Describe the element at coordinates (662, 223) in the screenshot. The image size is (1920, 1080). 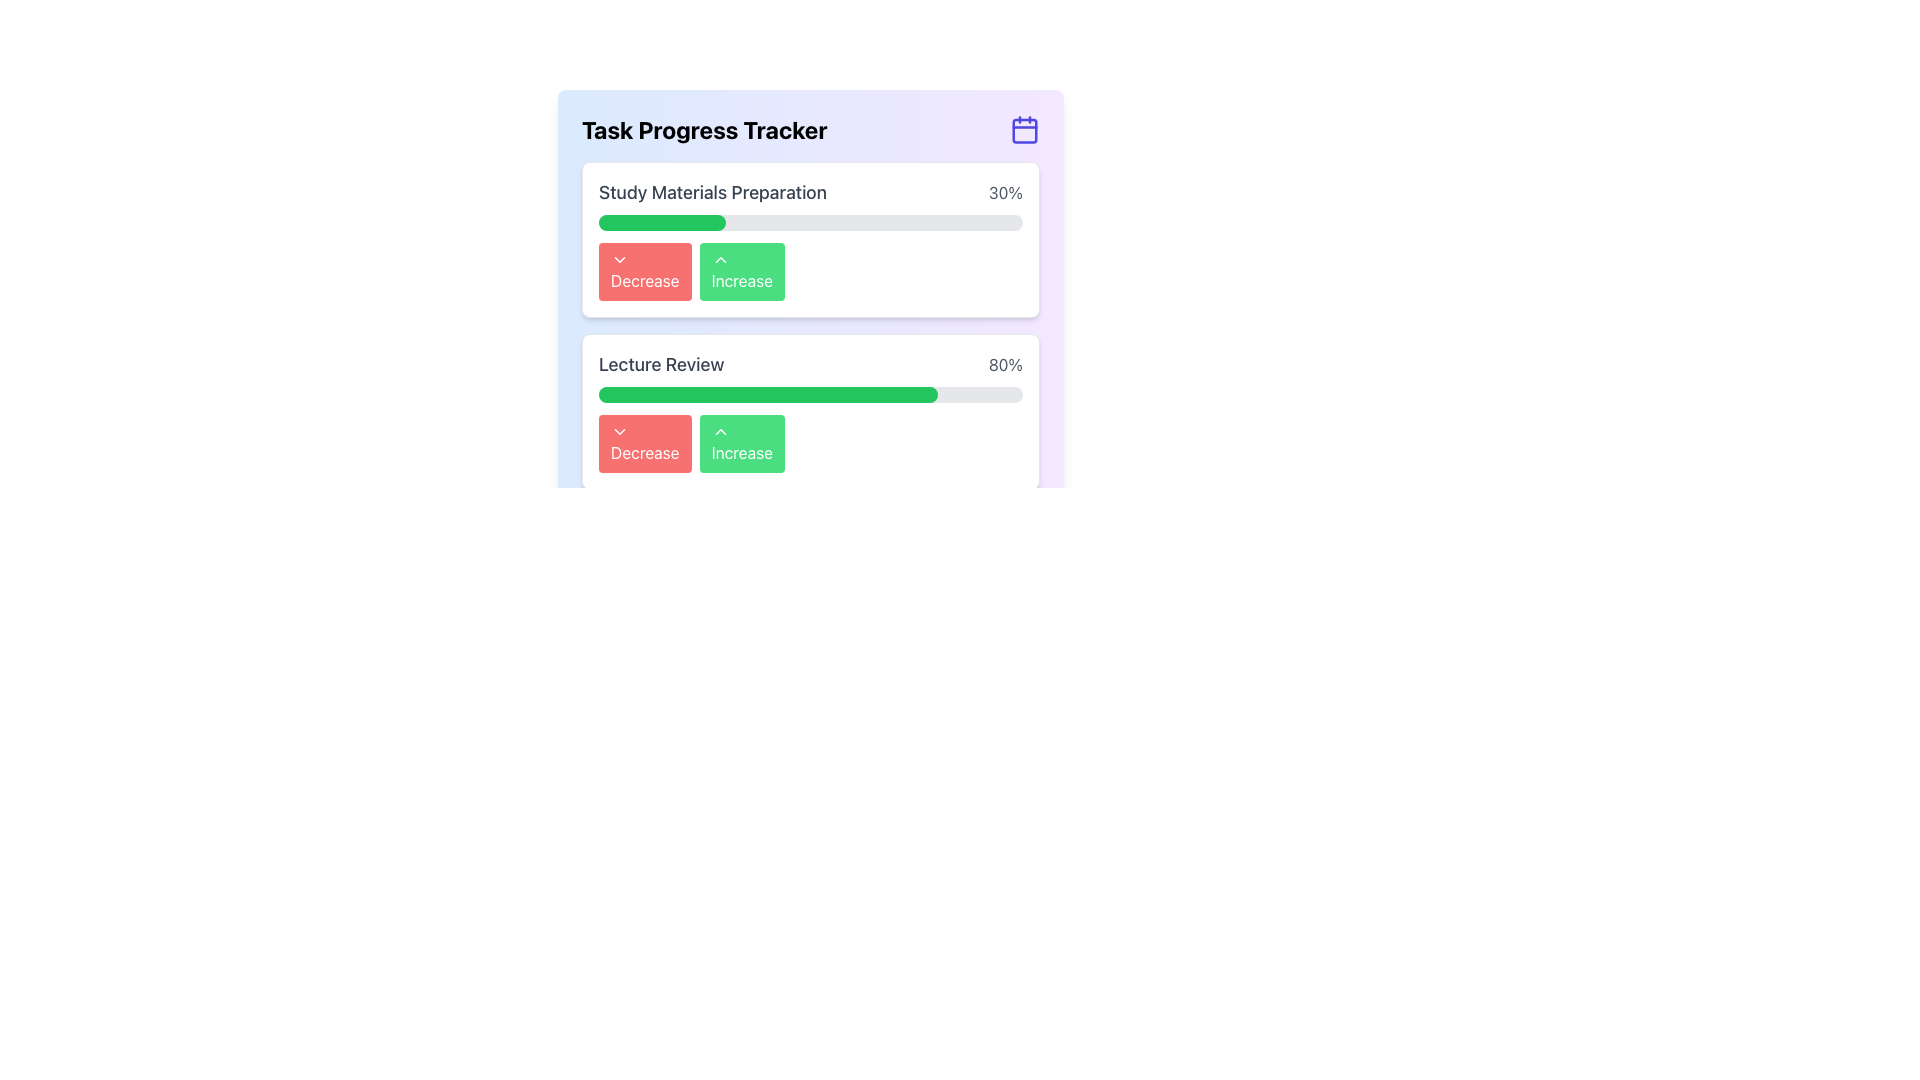
I see `the filled portion of the progress bar that visually represents a 30% progress level for the 'Study Materials Preparation' task` at that location.